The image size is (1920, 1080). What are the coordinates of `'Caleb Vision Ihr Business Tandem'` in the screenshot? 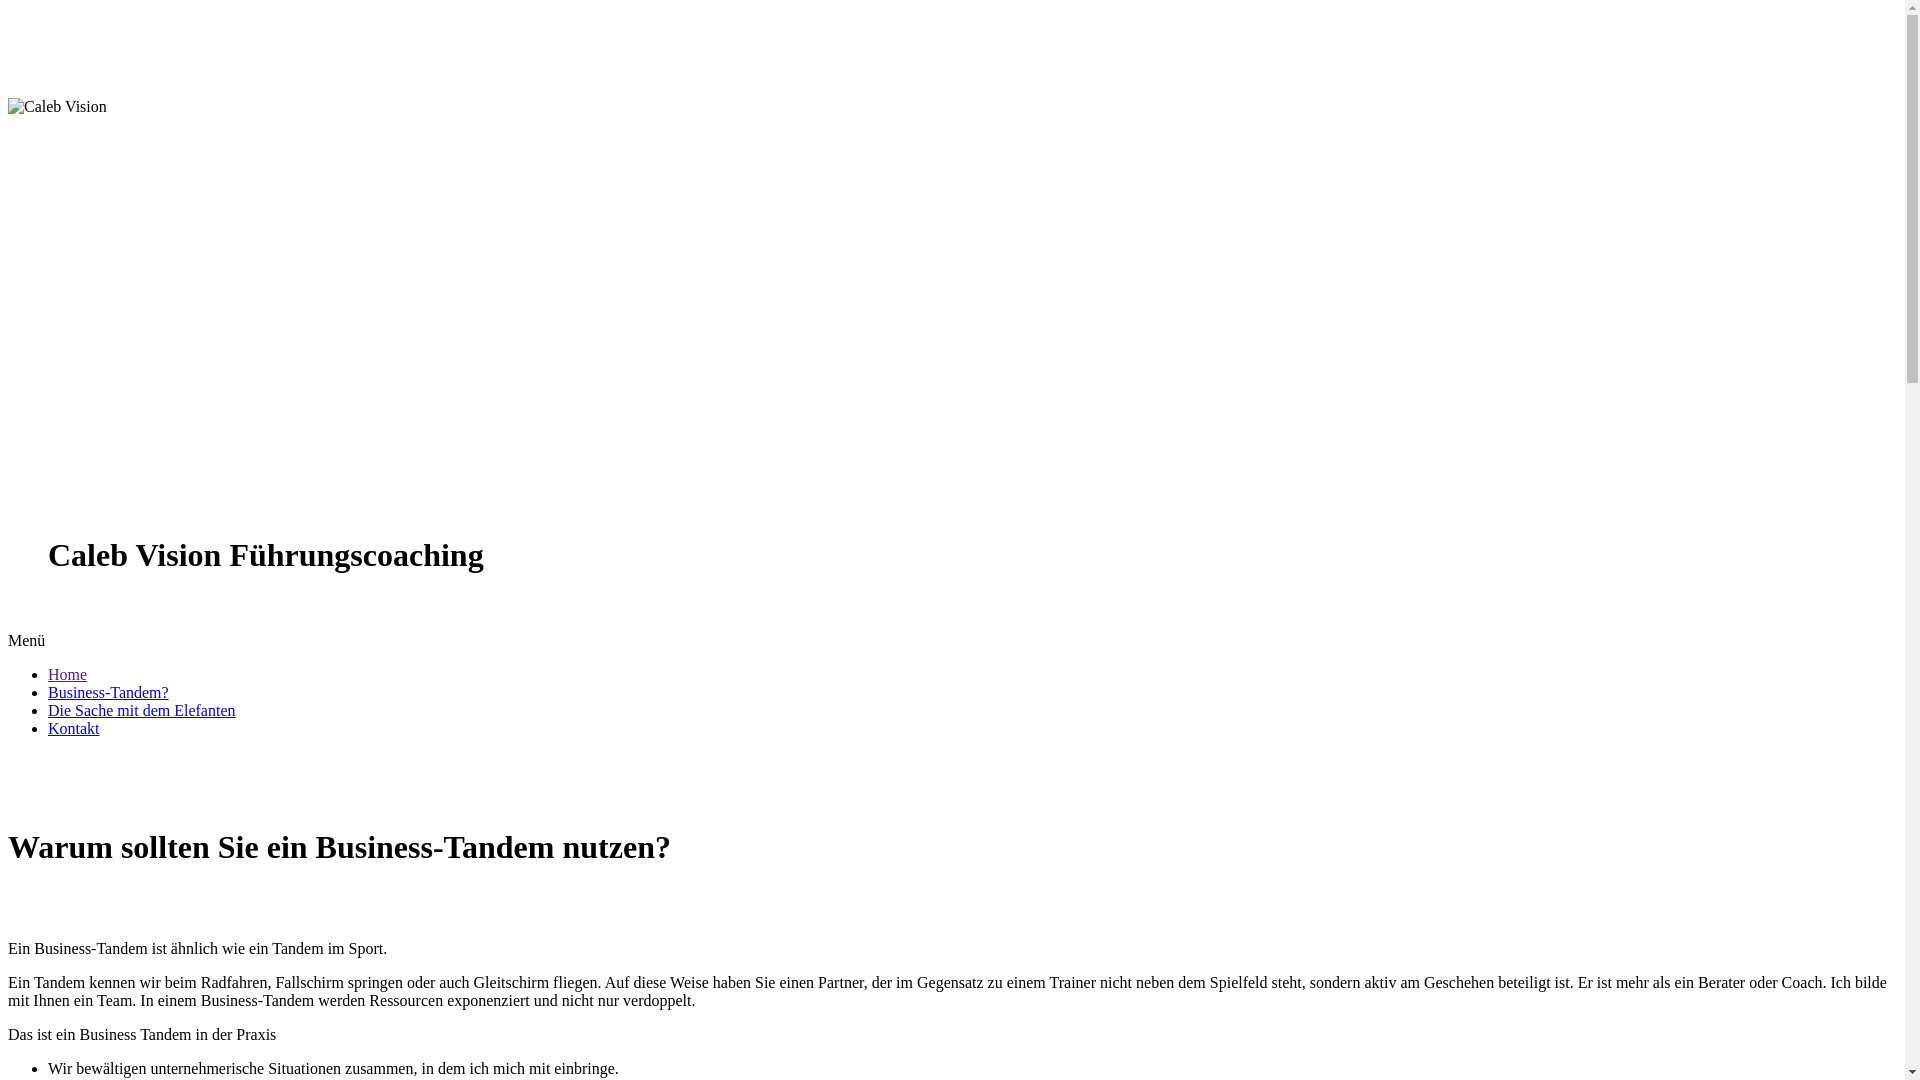 It's located at (57, 107).